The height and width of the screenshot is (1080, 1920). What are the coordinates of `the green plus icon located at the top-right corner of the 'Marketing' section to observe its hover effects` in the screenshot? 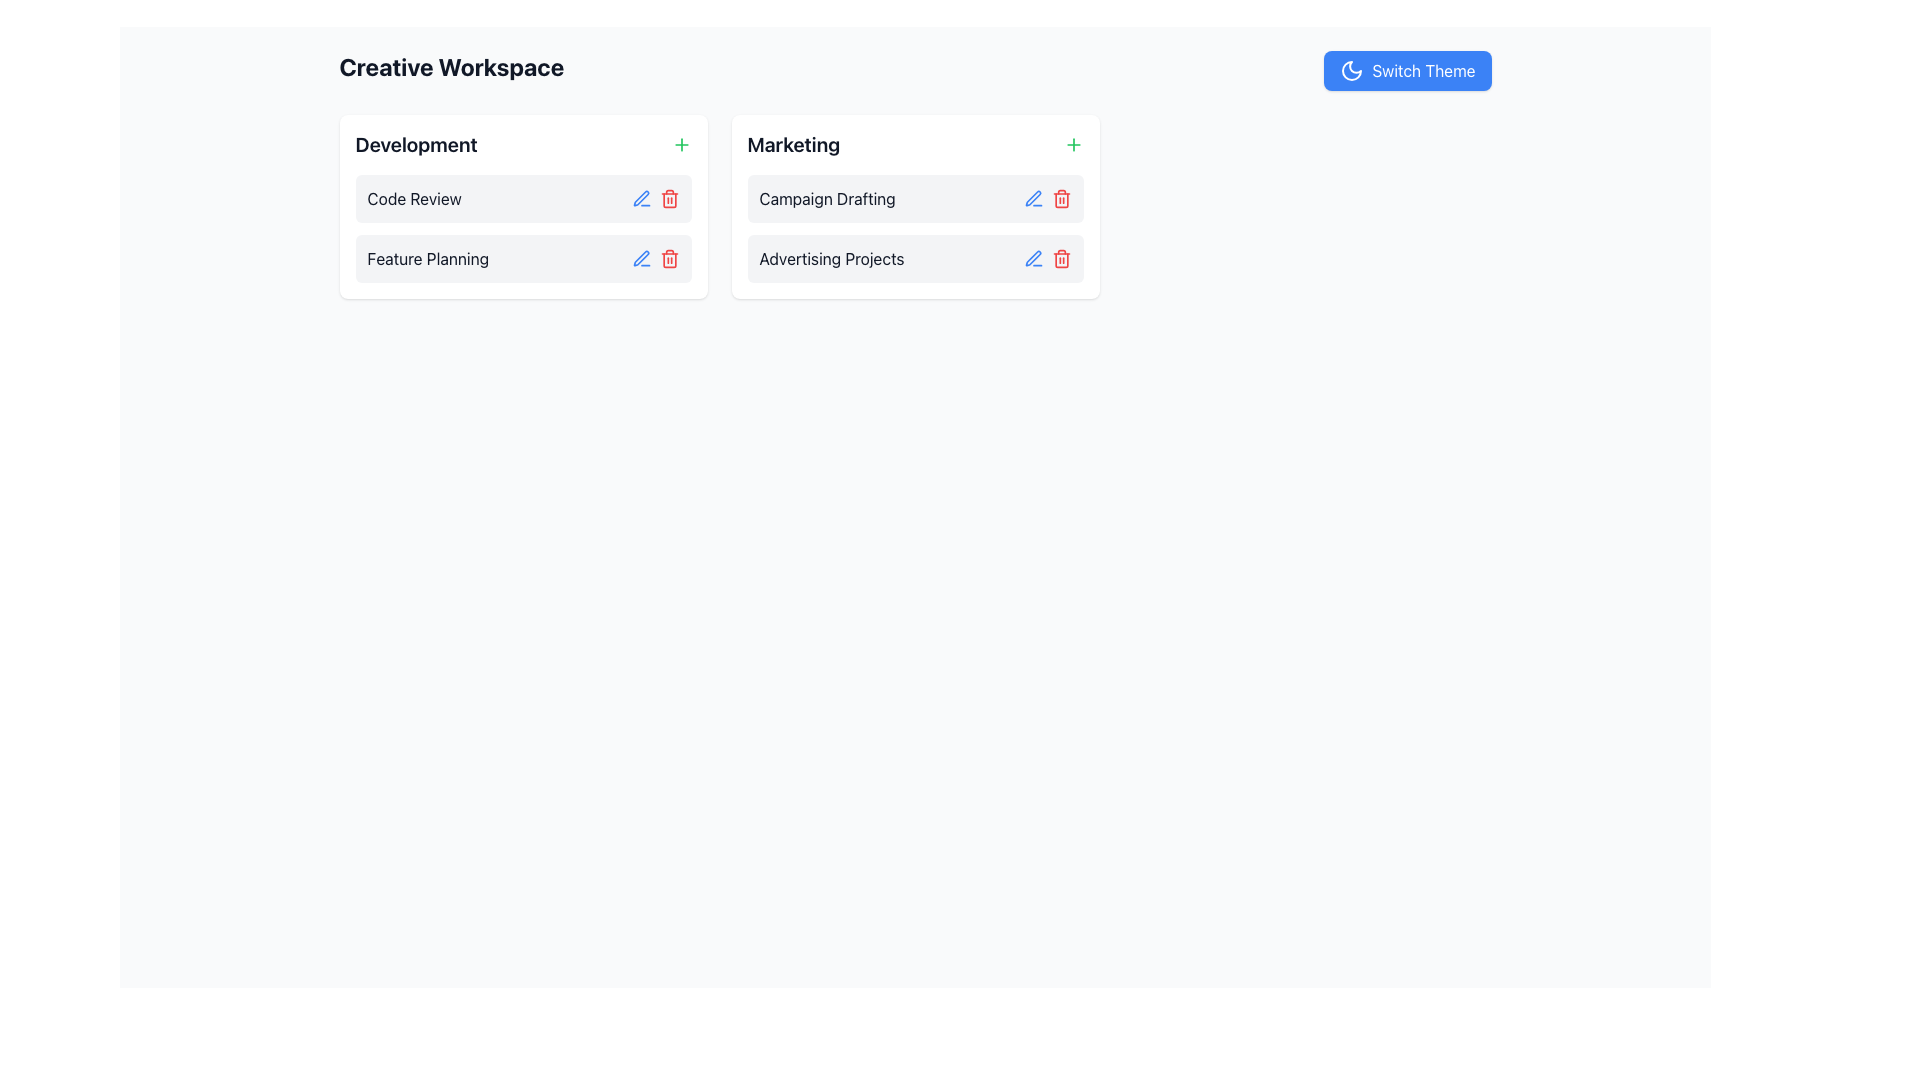 It's located at (1072, 144).